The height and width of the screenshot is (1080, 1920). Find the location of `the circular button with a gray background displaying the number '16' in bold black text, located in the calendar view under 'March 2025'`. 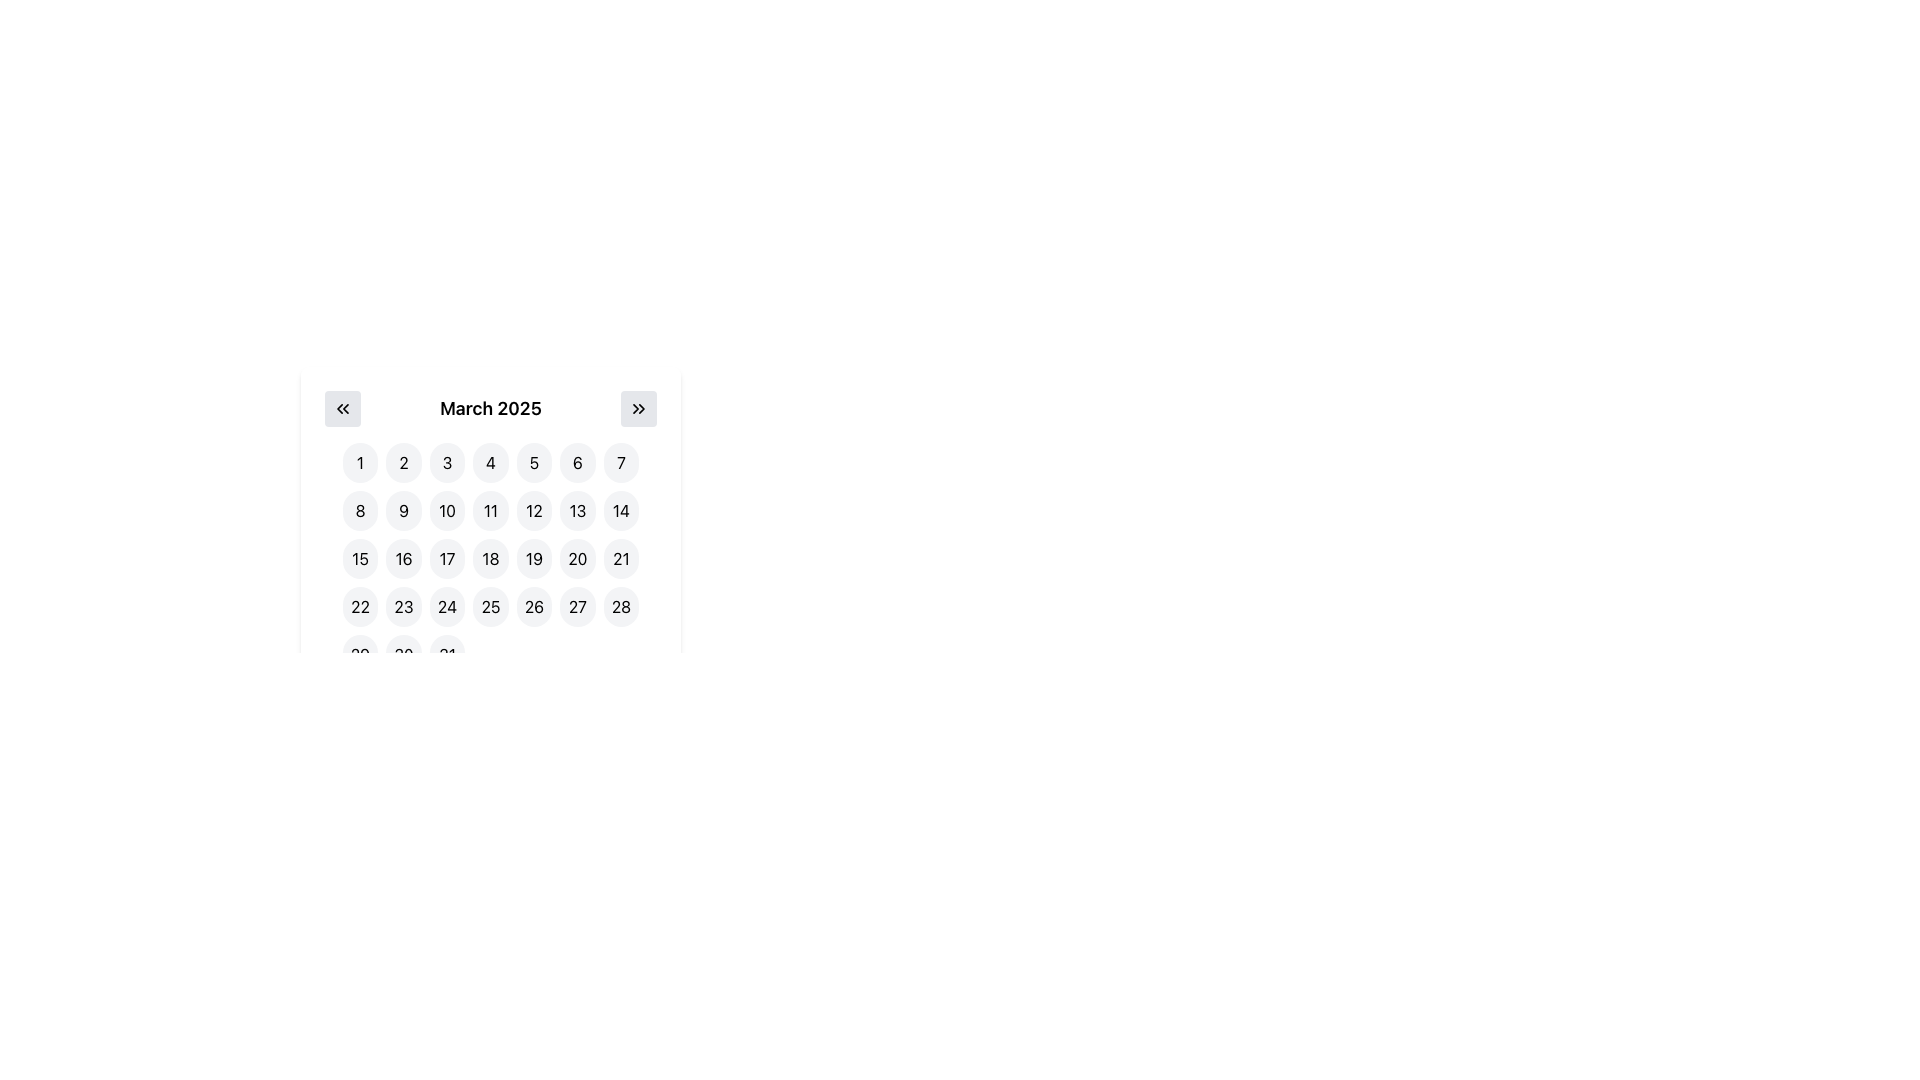

the circular button with a gray background displaying the number '16' in bold black text, located in the calendar view under 'March 2025' is located at coordinates (402, 559).